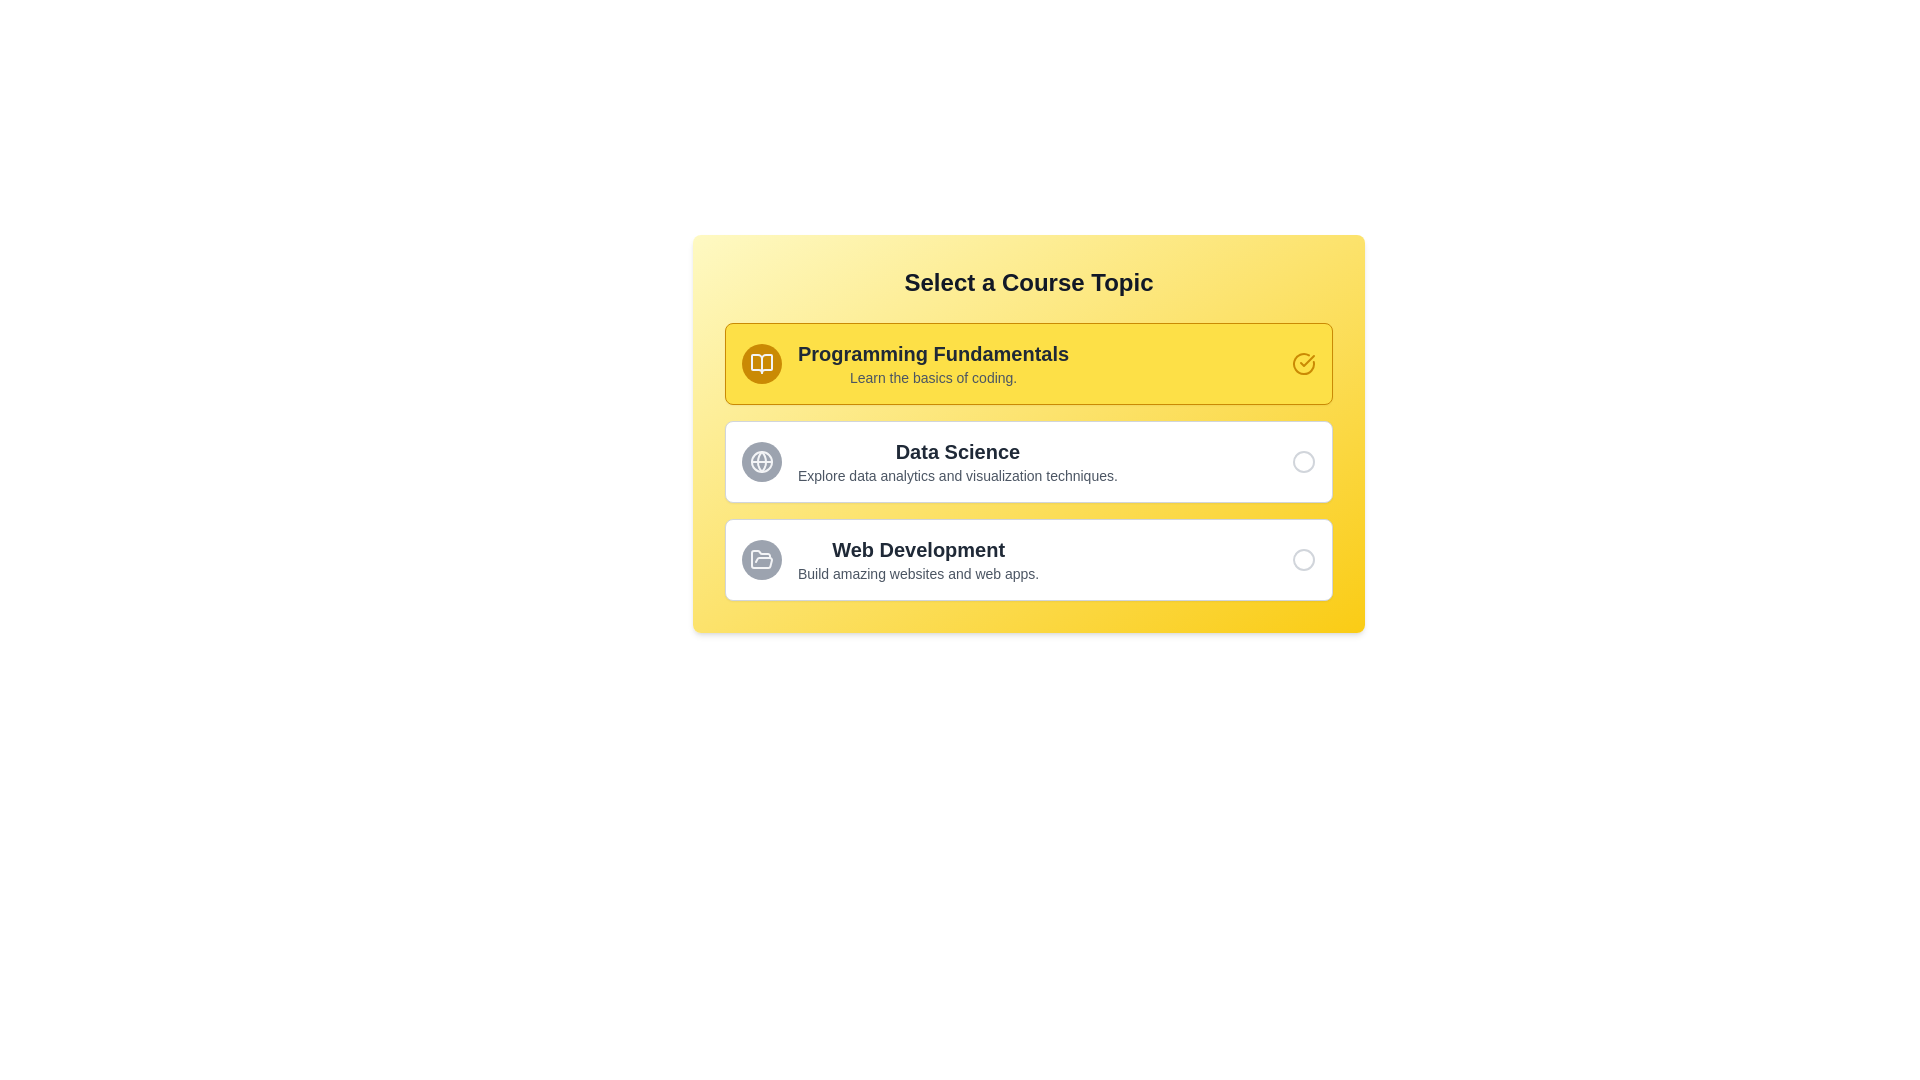  What do you see at coordinates (761, 363) in the screenshot?
I see `the 'Programming Fundamentals' course icon located within the highlighted button at the top of the list` at bounding box center [761, 363].